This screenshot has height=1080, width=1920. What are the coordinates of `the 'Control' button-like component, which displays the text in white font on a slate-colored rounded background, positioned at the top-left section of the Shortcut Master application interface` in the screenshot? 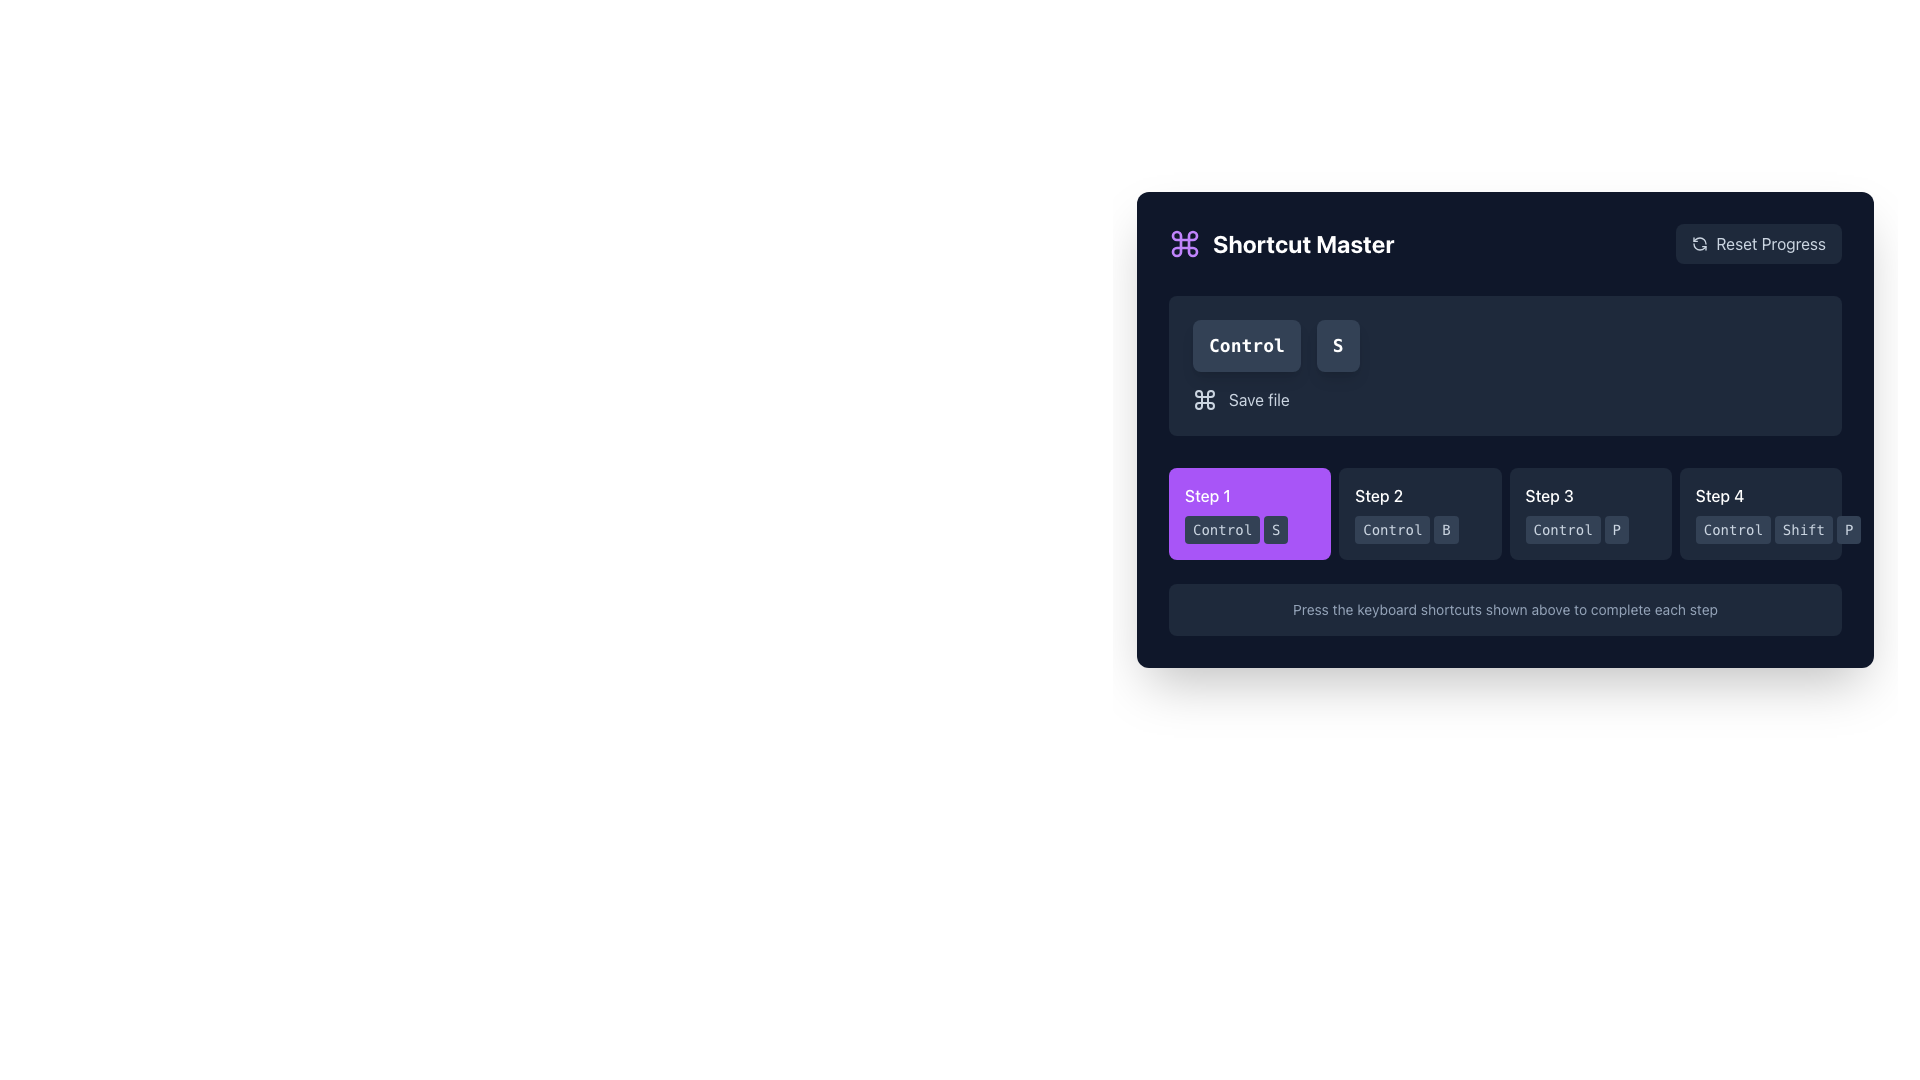 It's located at (1245, 345).